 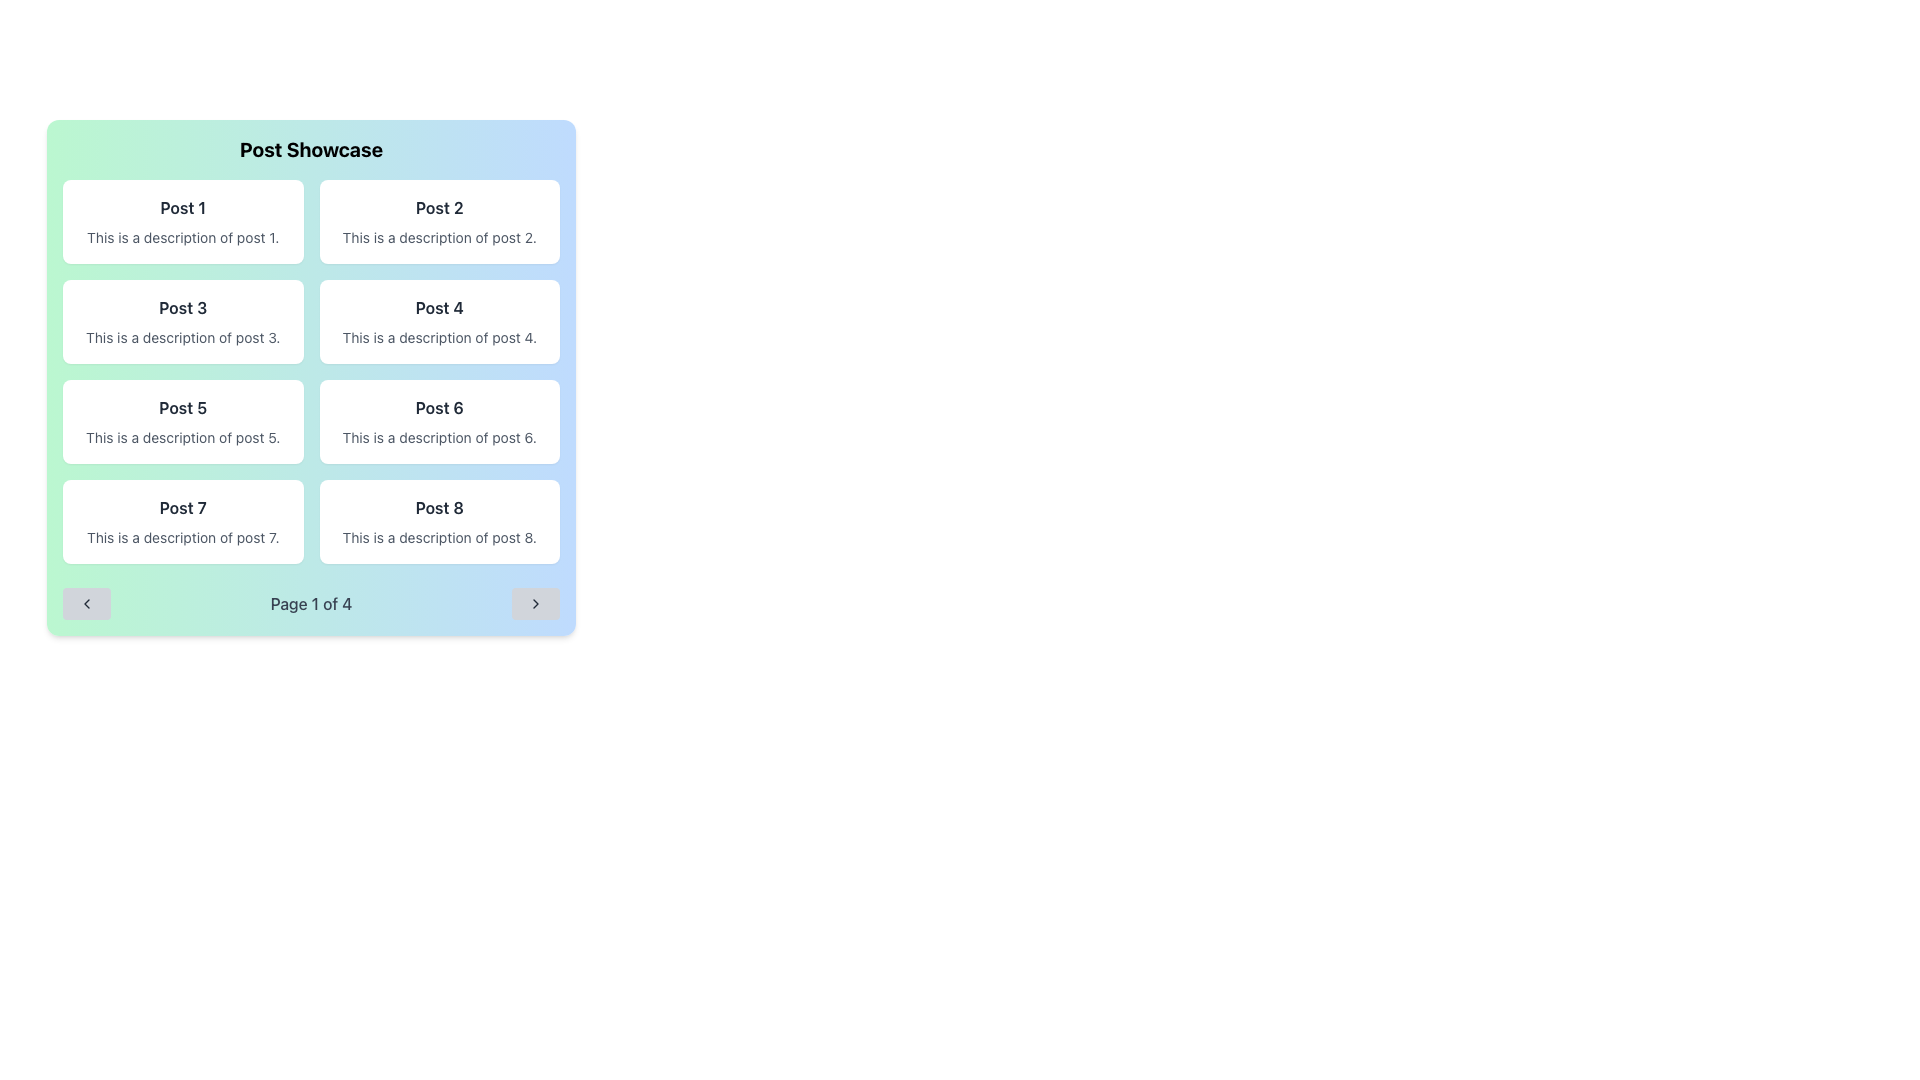 What do you see at coordinates (183, 308) in the screenshot?
I see `the Text Label element that displays 'Post 3' in bold, dark gray font against a white background, located at the top of the card for 'Post 3'` at bounding box center [183, 308].